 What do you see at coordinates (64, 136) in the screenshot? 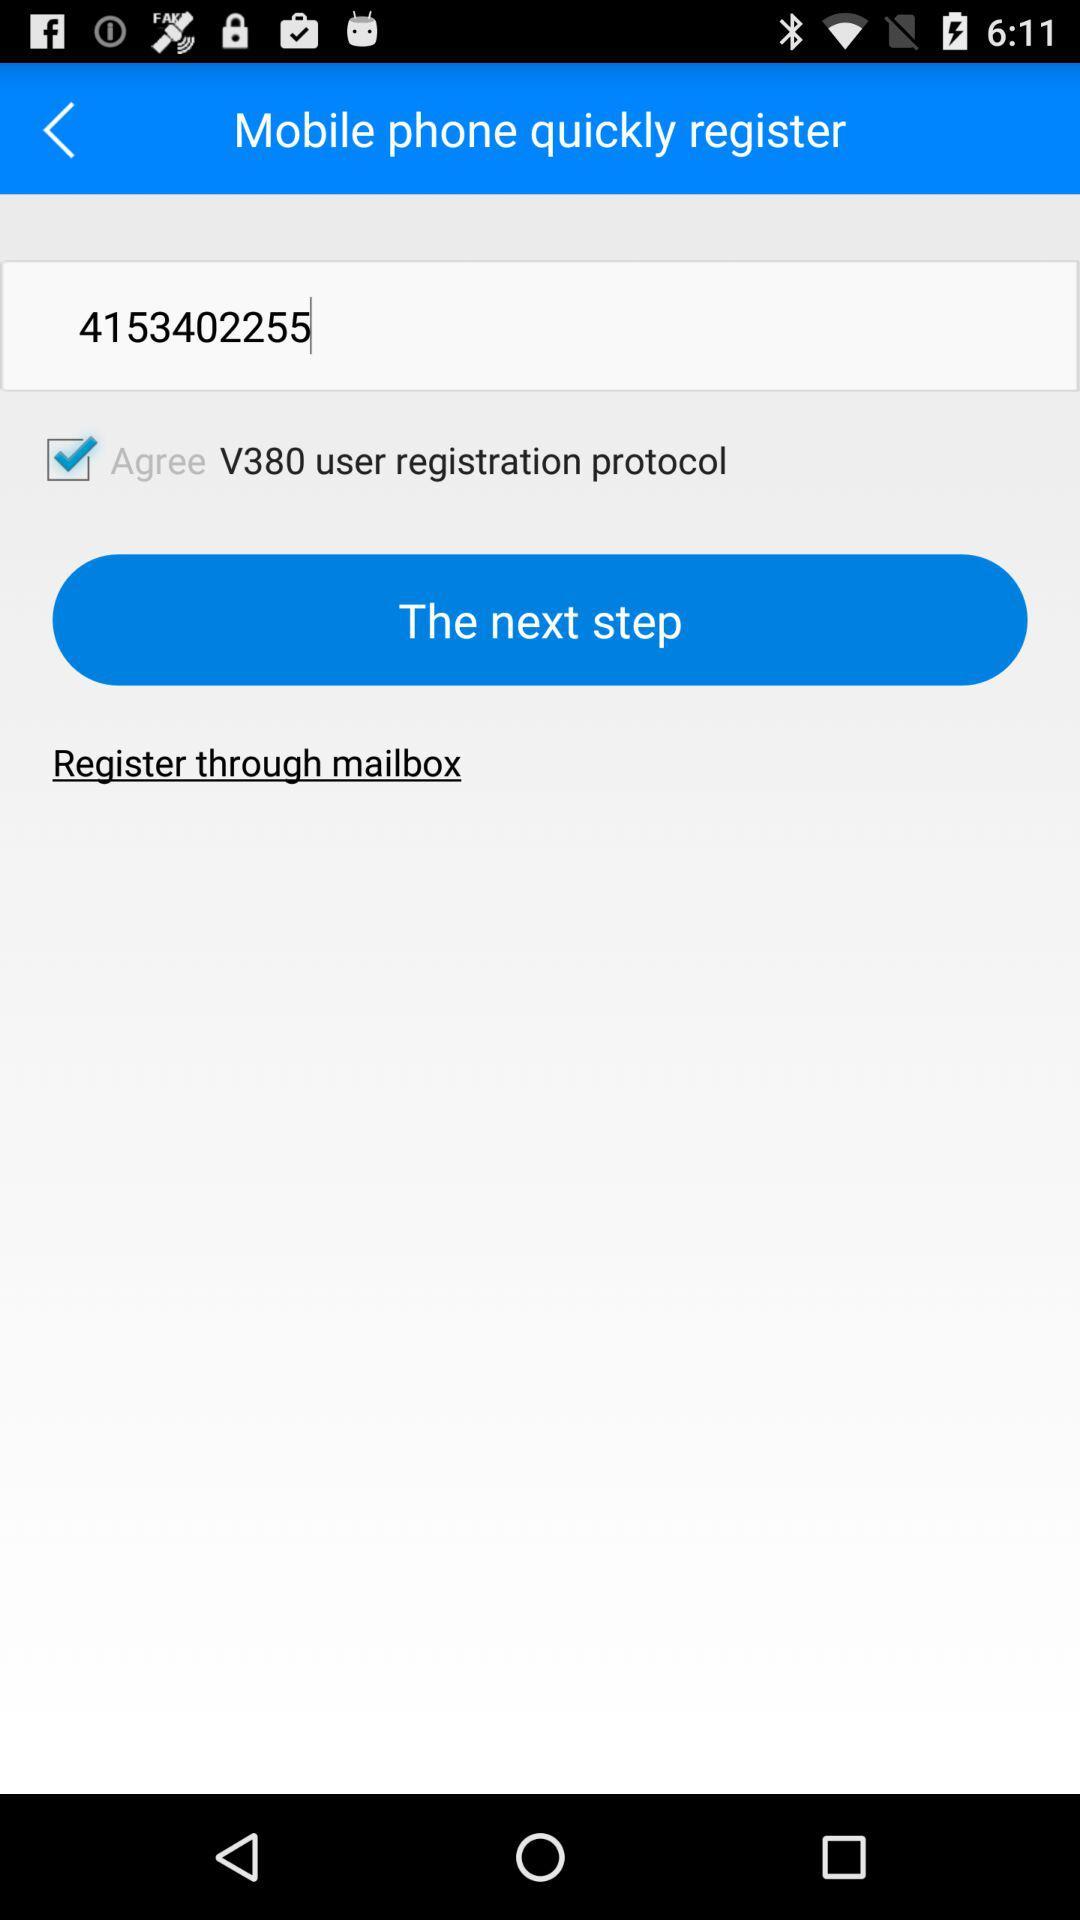
I see `the arrow_backward icon` at bounding box center [64, 136].